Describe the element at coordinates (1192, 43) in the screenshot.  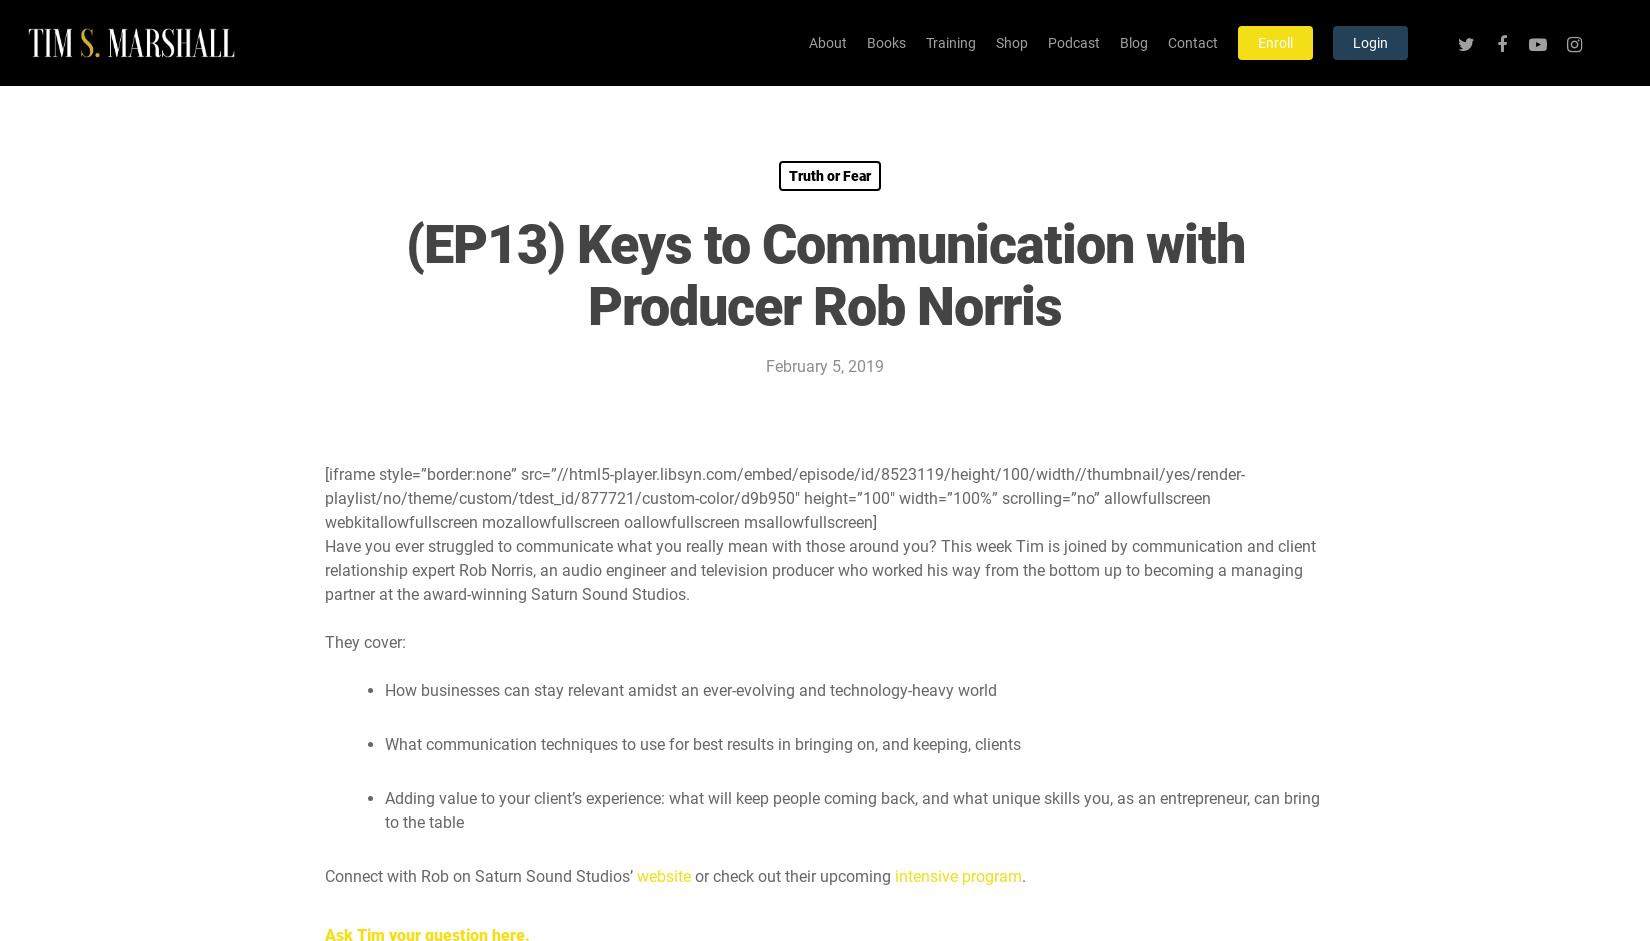
I see `'Contact'` at that location.